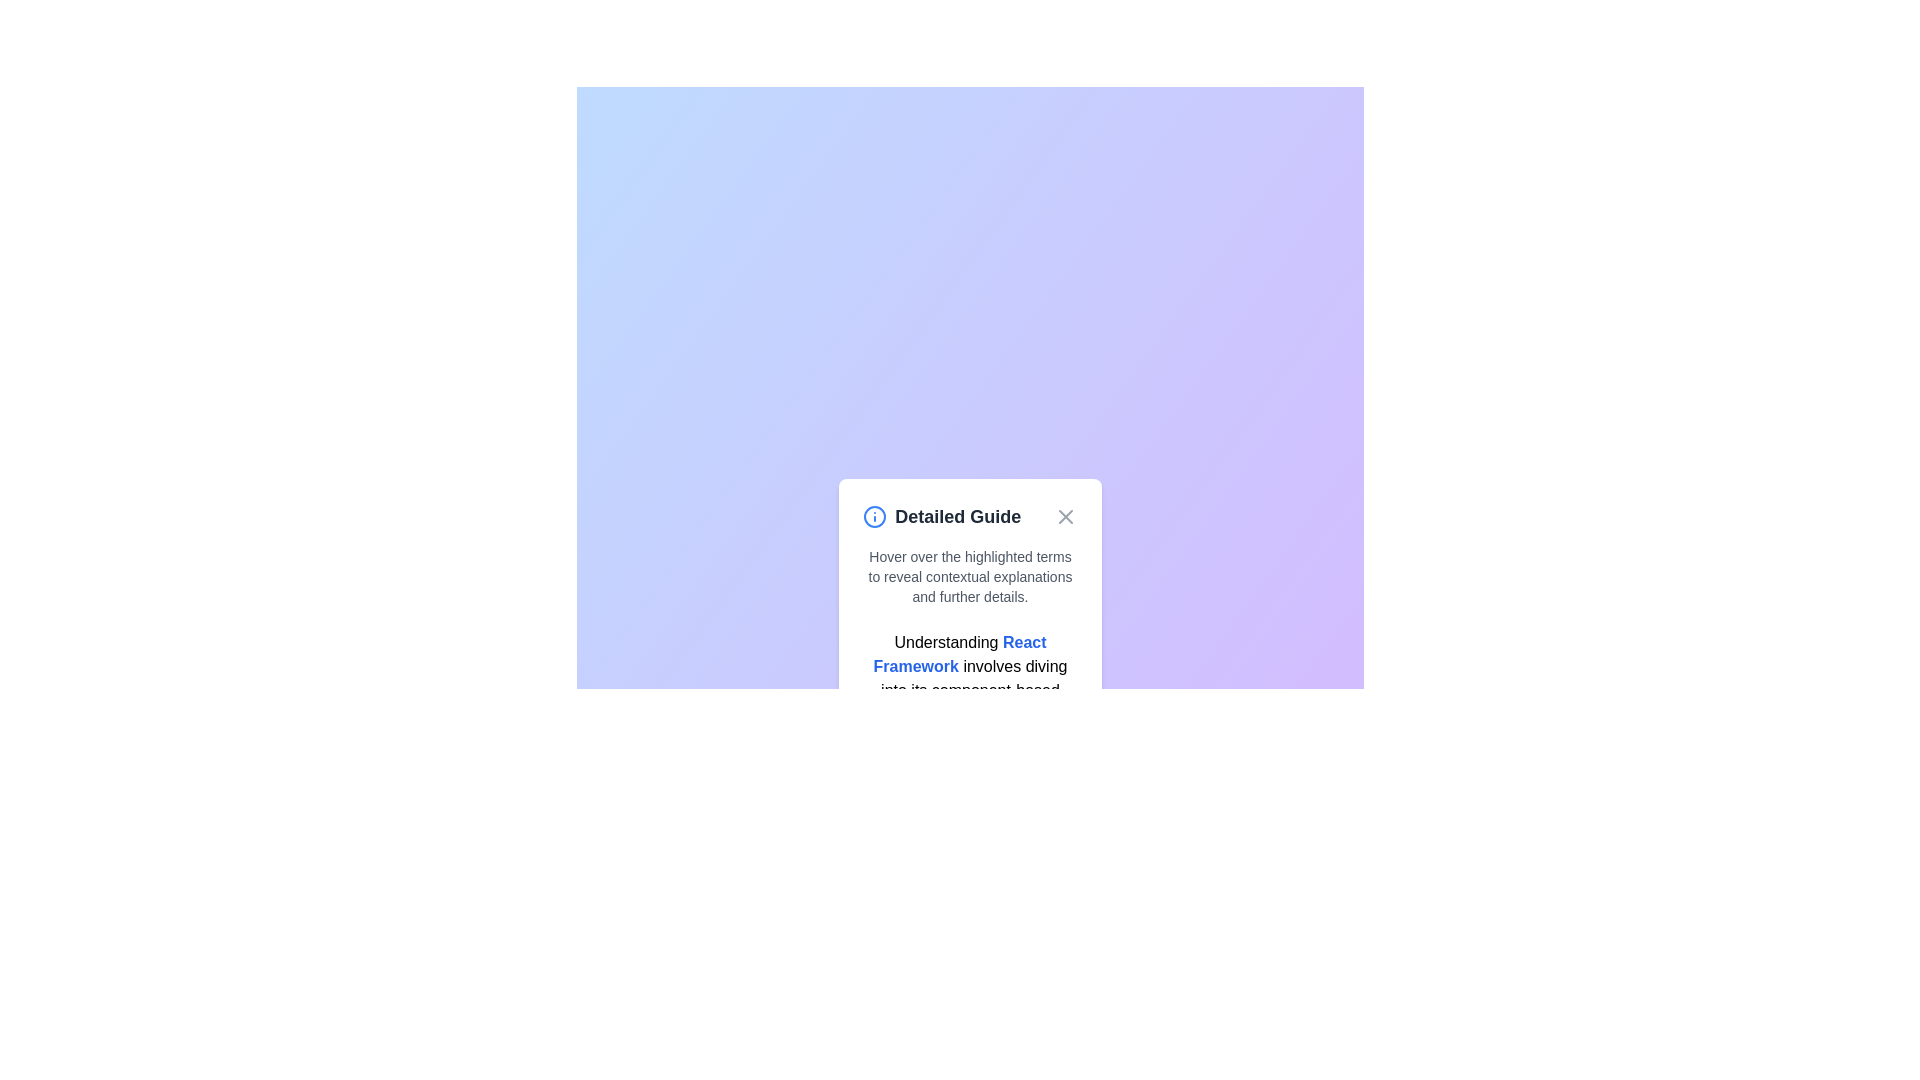 This screenshot has width=1920, height=1080. I want to click on the 'X' icon in the top-right corner of the 'Detailed Guide' tooltip window, so click(1064, 515).